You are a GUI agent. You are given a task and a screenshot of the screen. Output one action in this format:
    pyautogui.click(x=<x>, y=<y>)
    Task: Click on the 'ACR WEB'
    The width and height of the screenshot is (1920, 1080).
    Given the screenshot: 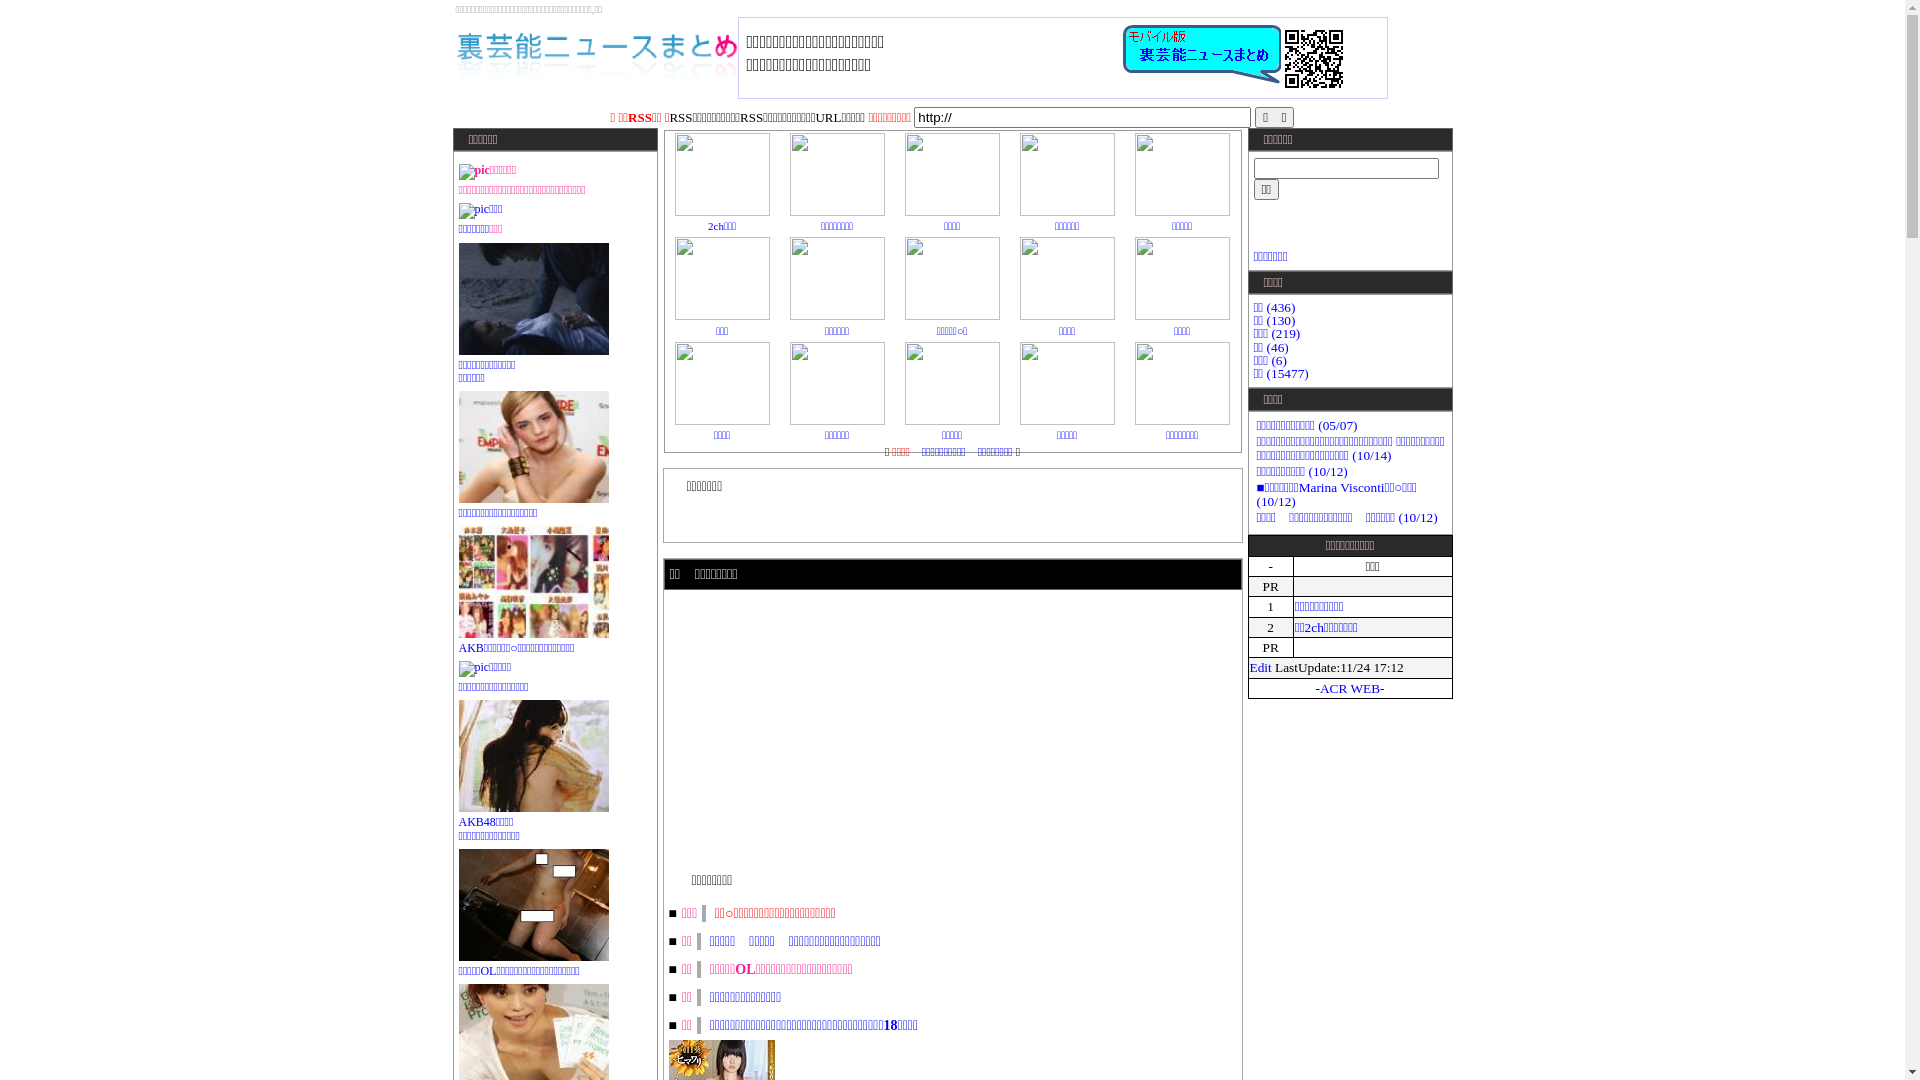 What is the action you would take?
    pyautogui.click(x=1349, y=687)
    